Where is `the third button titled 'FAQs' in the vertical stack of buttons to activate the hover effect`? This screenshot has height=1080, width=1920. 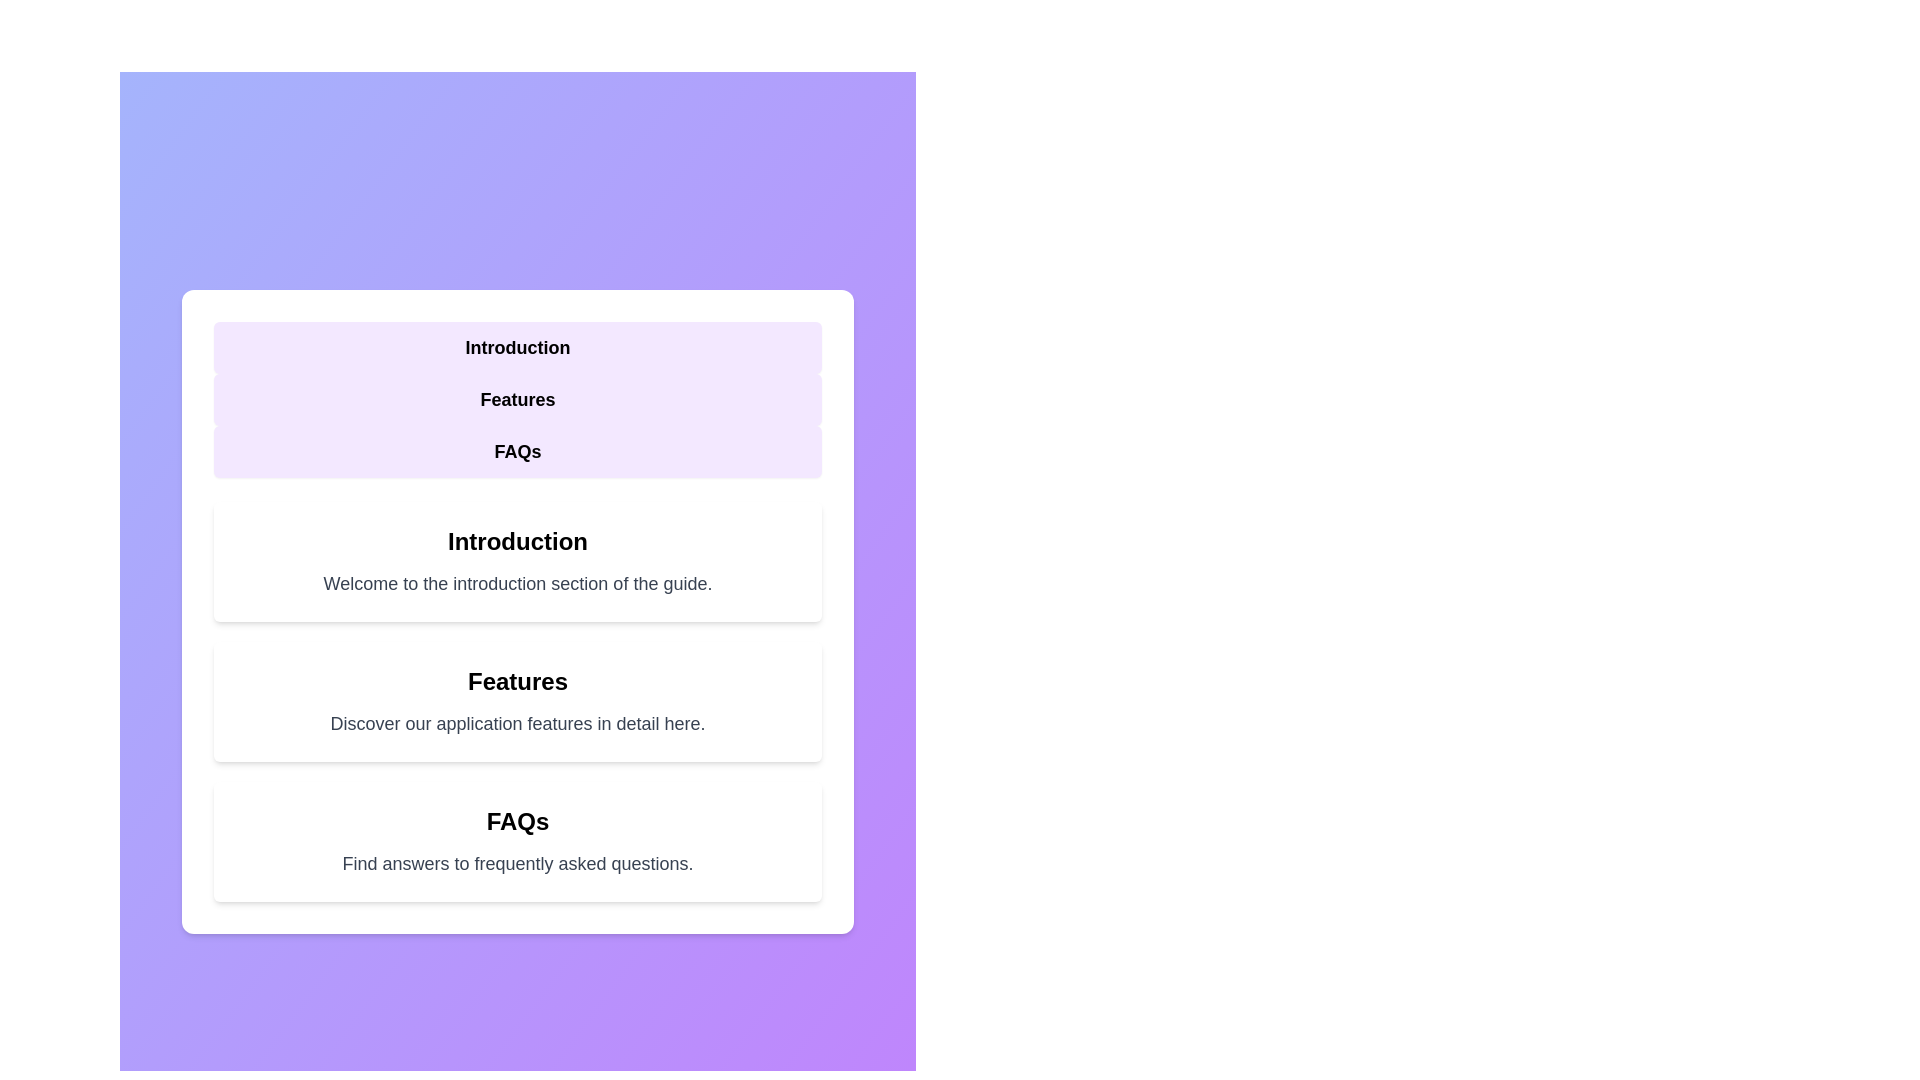 the third button titled 'FAQs' in the vertical stack of buttons to activate the hover effect is located at coordinates (518, 451).